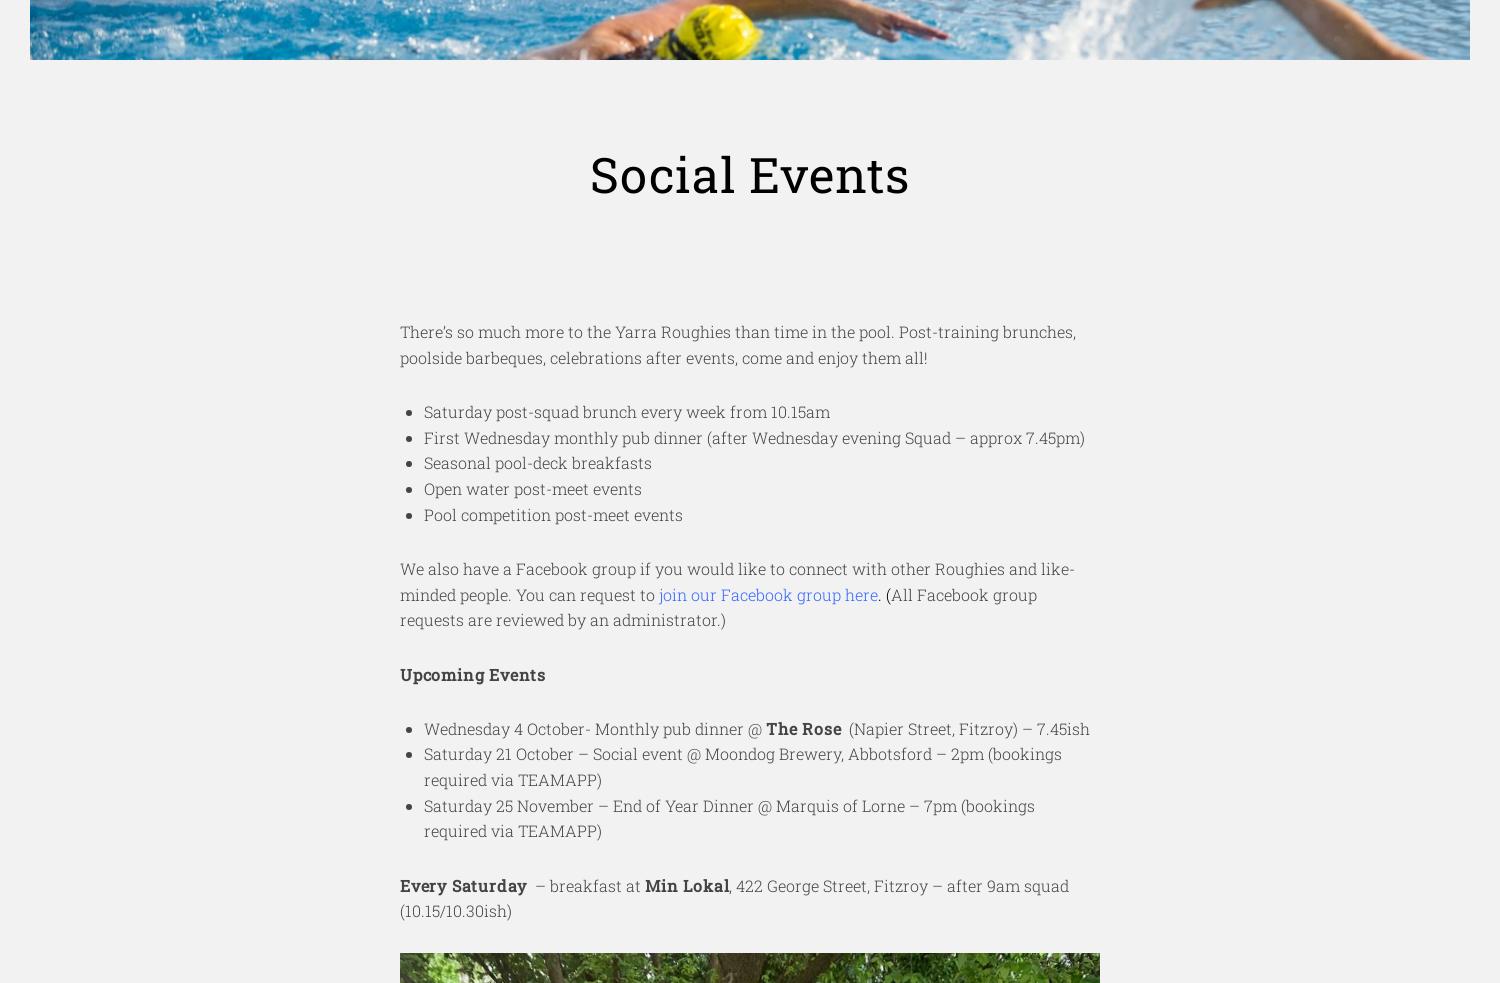  Describe the element at coordinates (754, 435) in the screenshot. I see `'First Wednesday monthly pub dinner (after Wednesday evening Squad – approx 7.45pm)'` at that location.